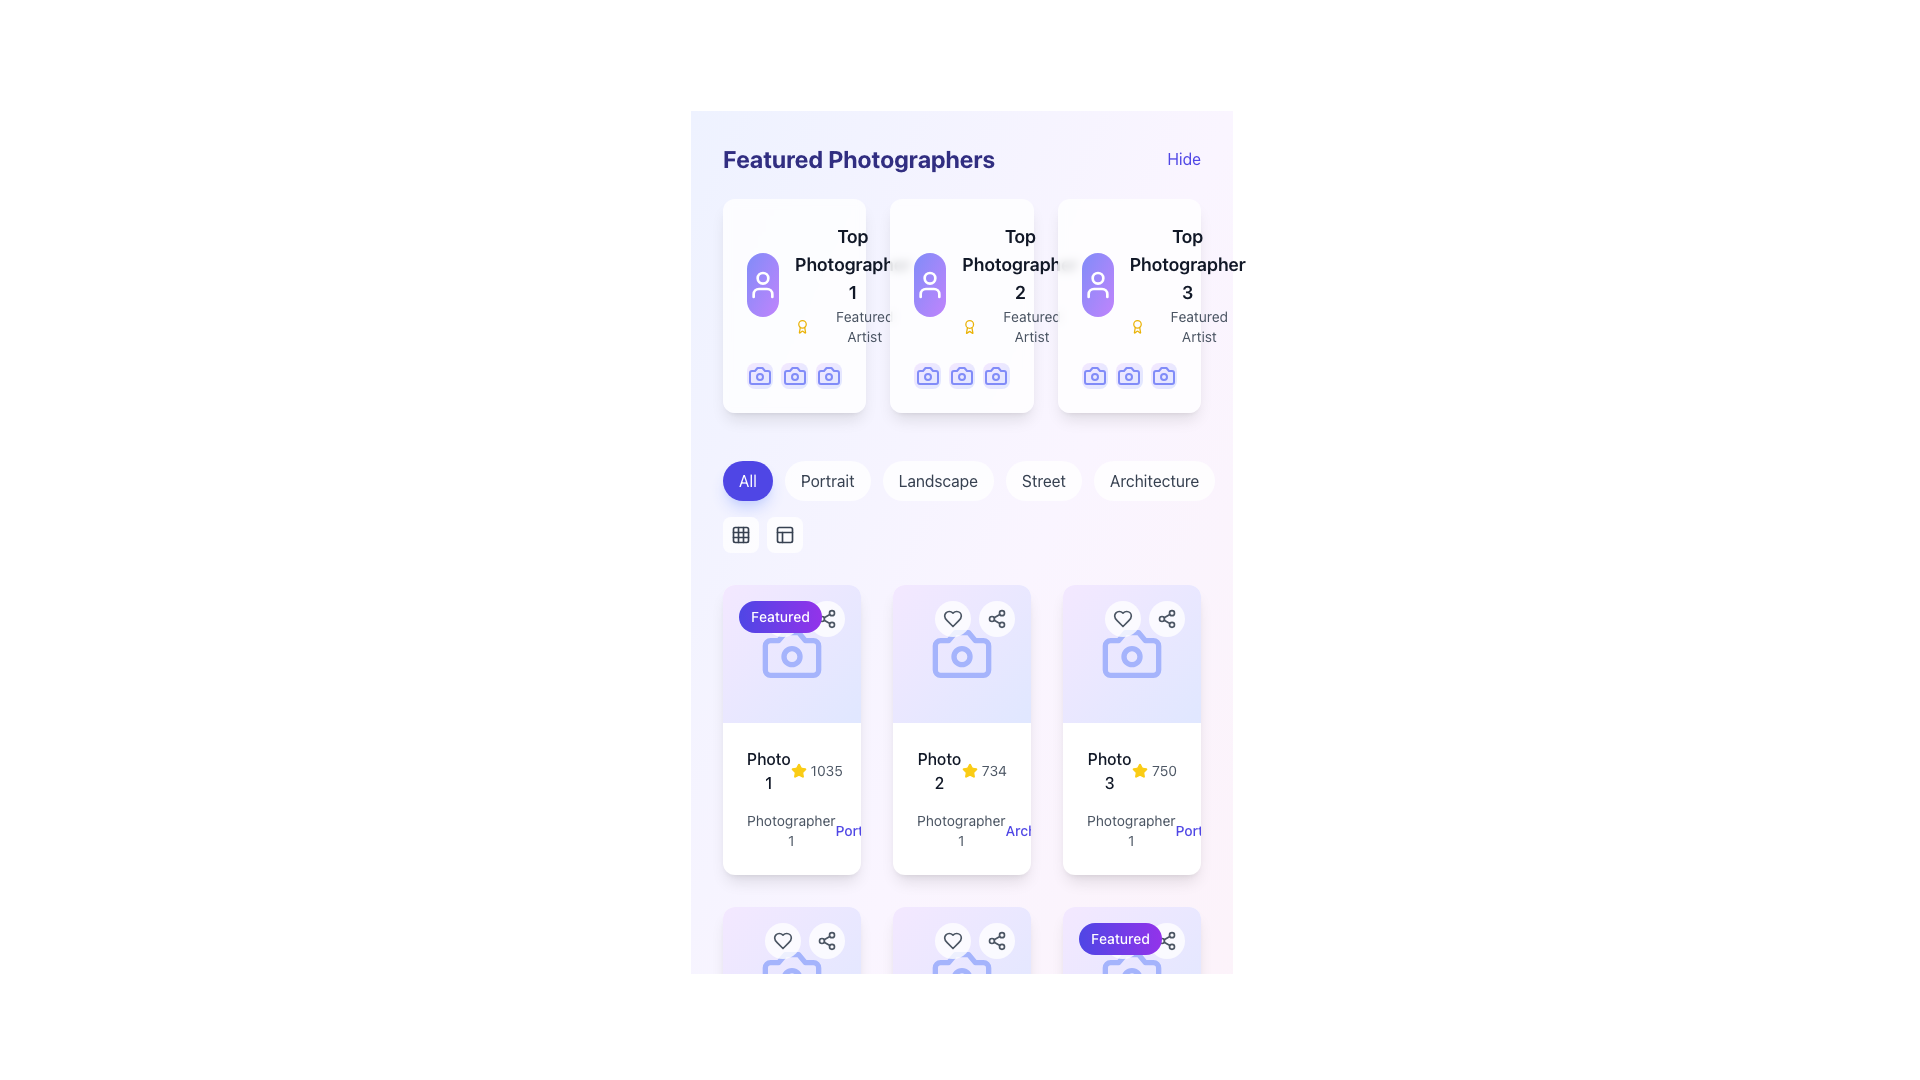 The width and height of the screenshot is (1920, 1080). Describe the element at coordinates (1120, 939) in the screenshot. I see `the 'Featured' text label that visually differentiates its associated card in the grid of cards` at that location.